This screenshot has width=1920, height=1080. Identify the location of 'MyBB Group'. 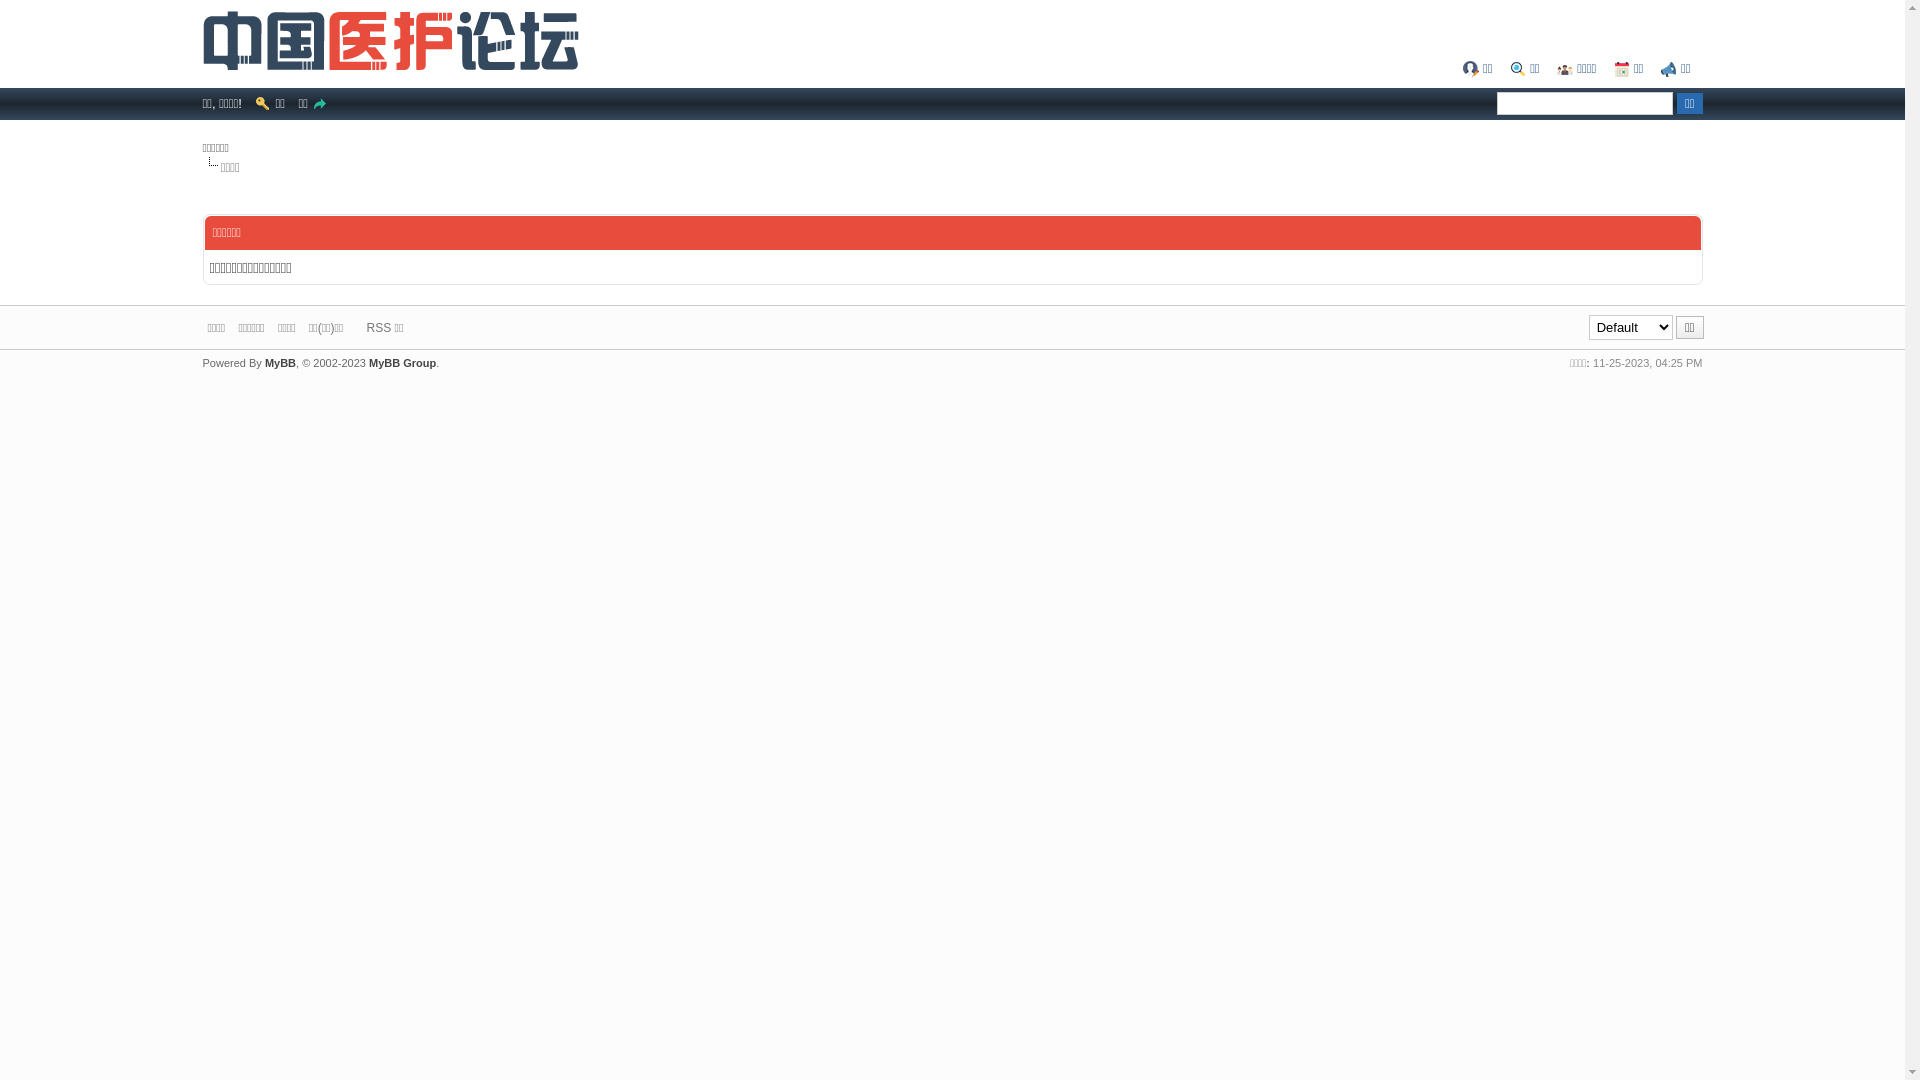
(369, 362).